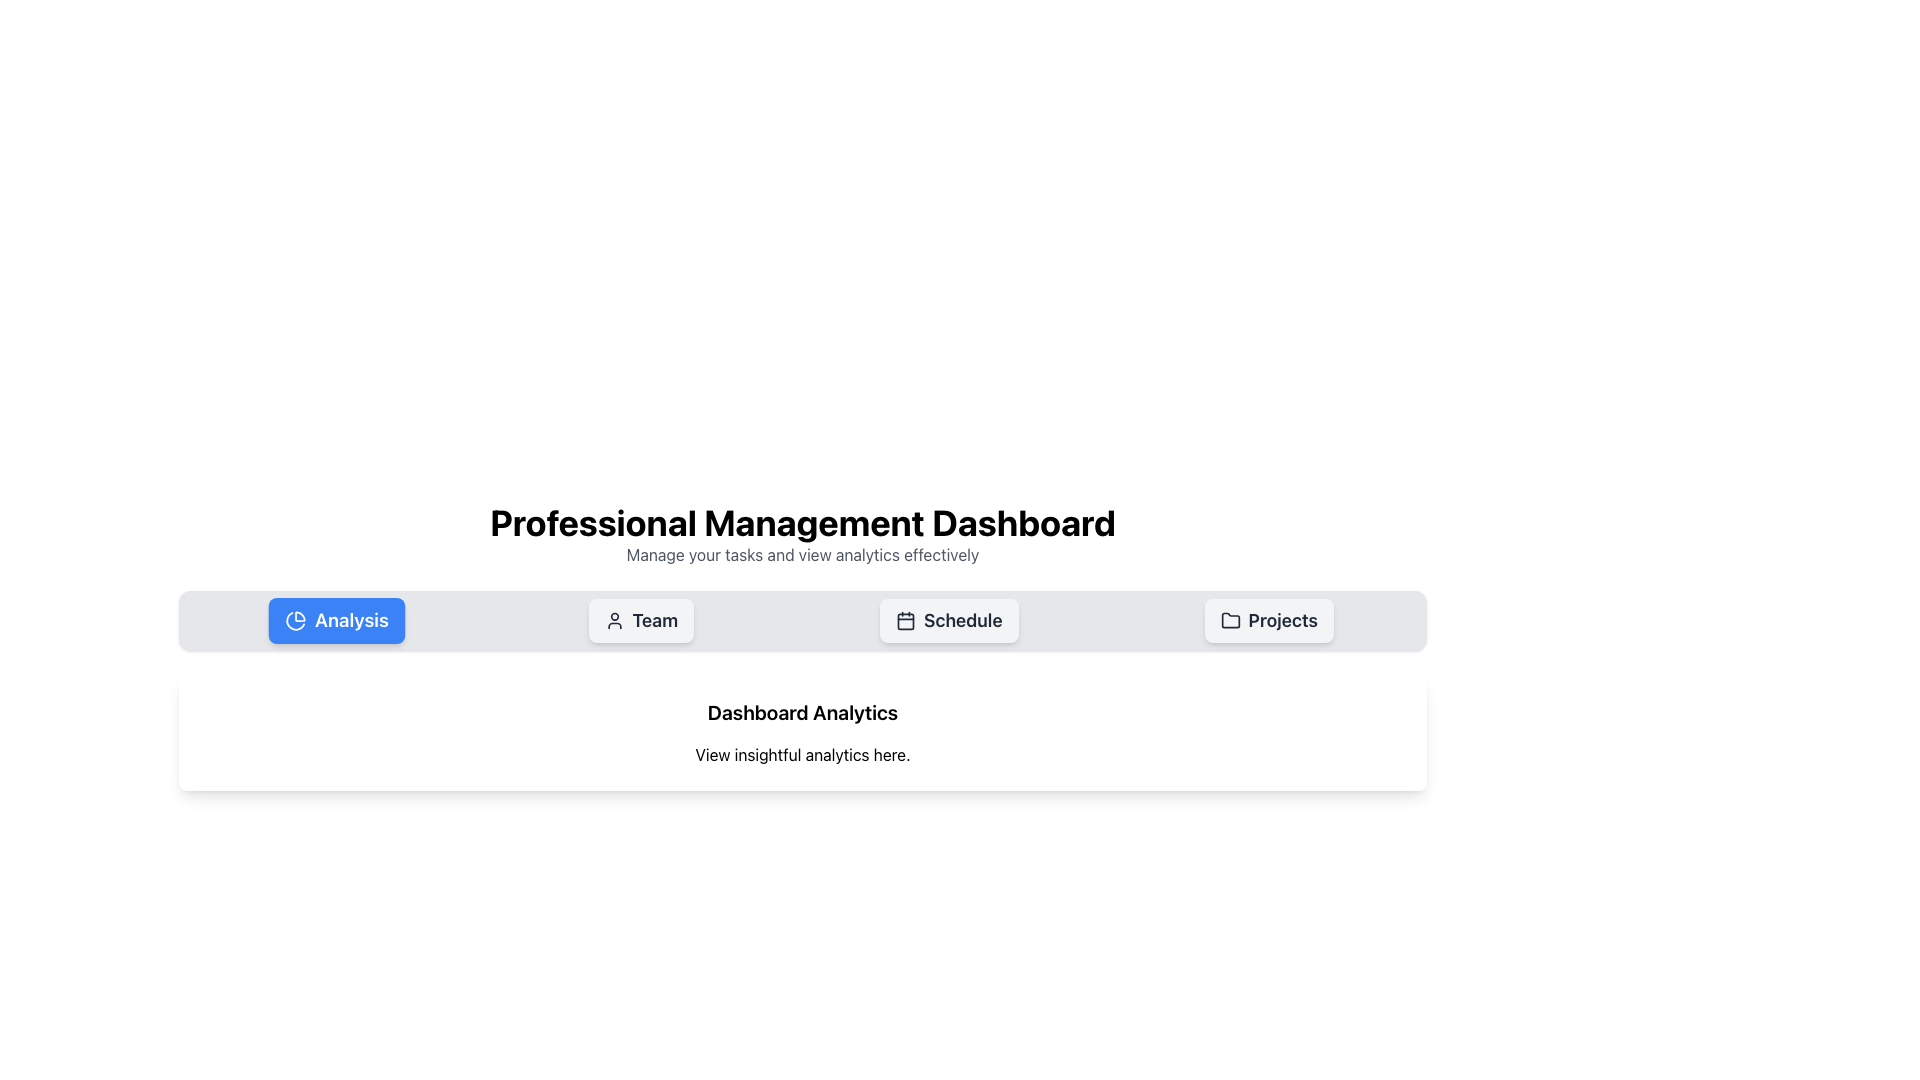  What do you see at coordinates (963, 620) in the screenshot?
I see `the 'Schedule' navigation button located in the horizontal menu bar, centered between the 'Team' and 'Projects' buttons` at bounding box center [963, 620].